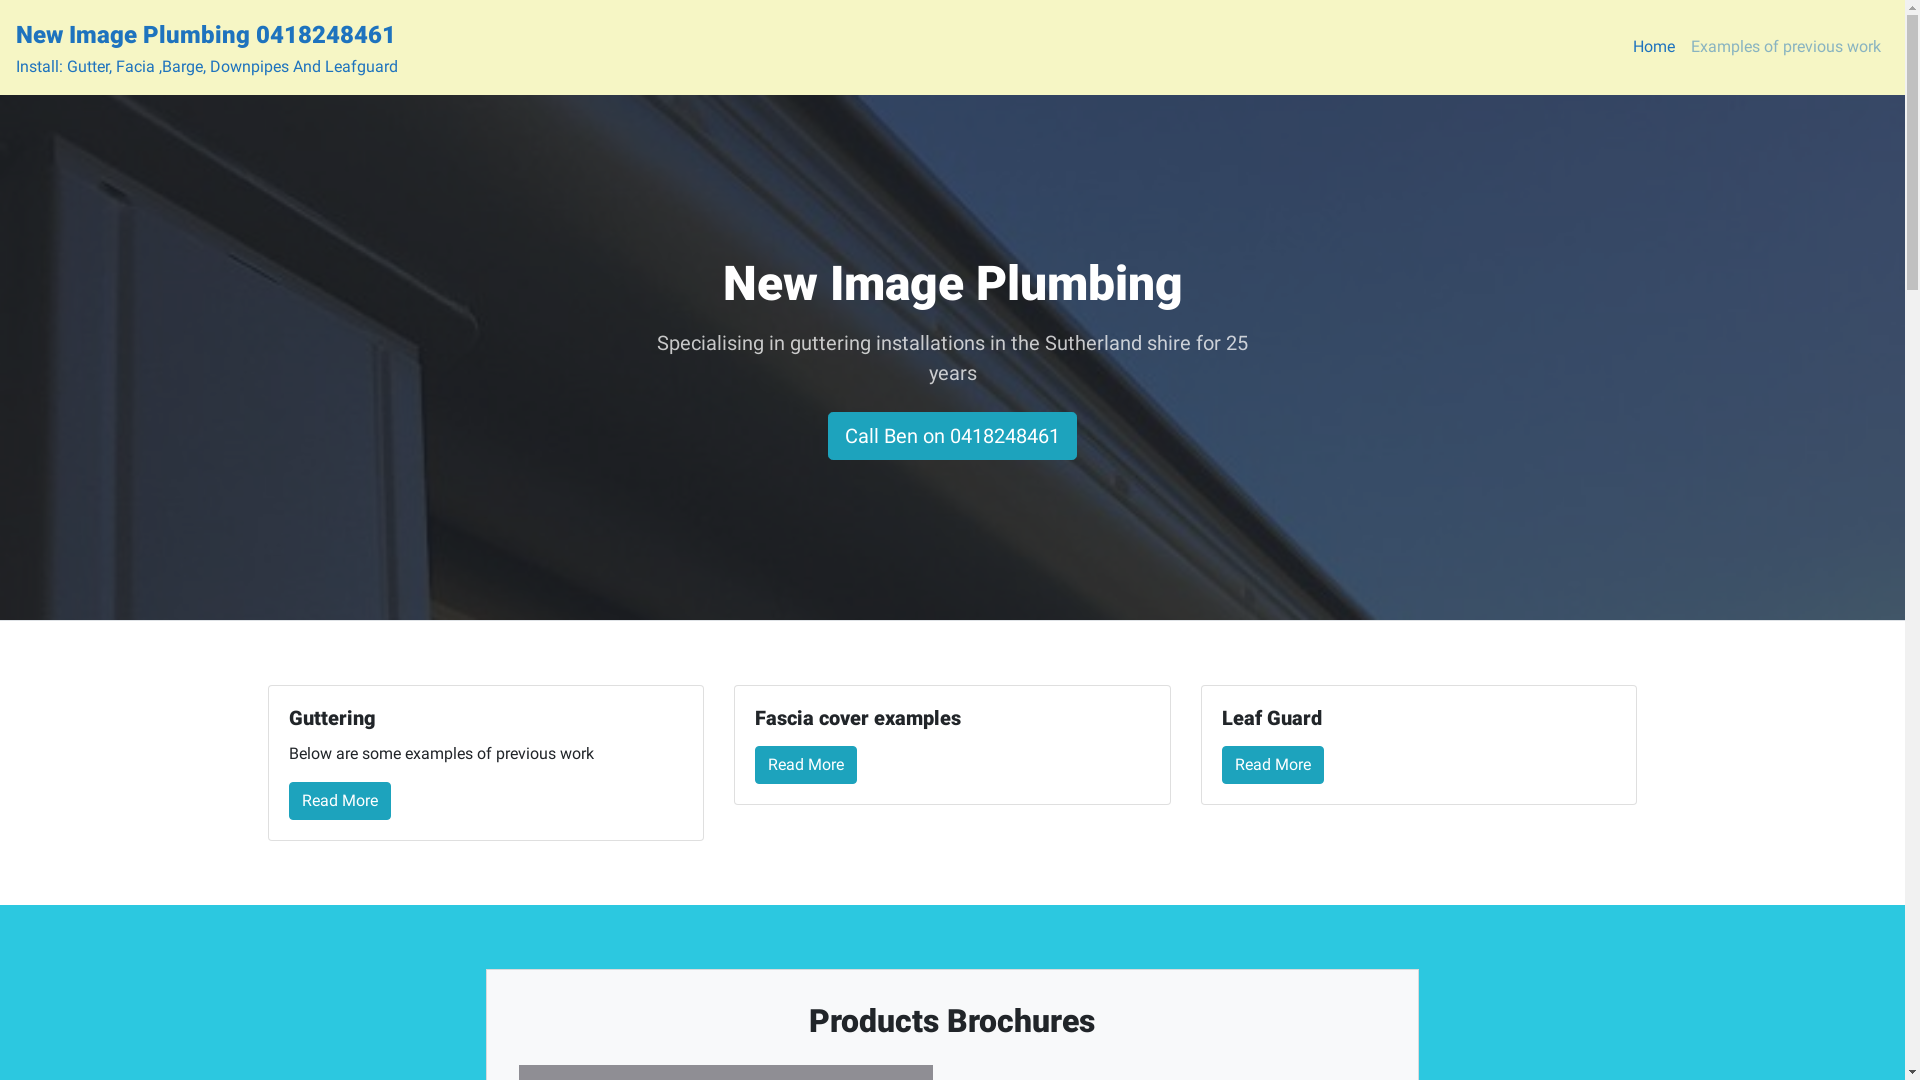 Image resolution: width=1920 pixels, height=1080 pixels. I want to click on 'Examples of previous work', so click(1682, 45).